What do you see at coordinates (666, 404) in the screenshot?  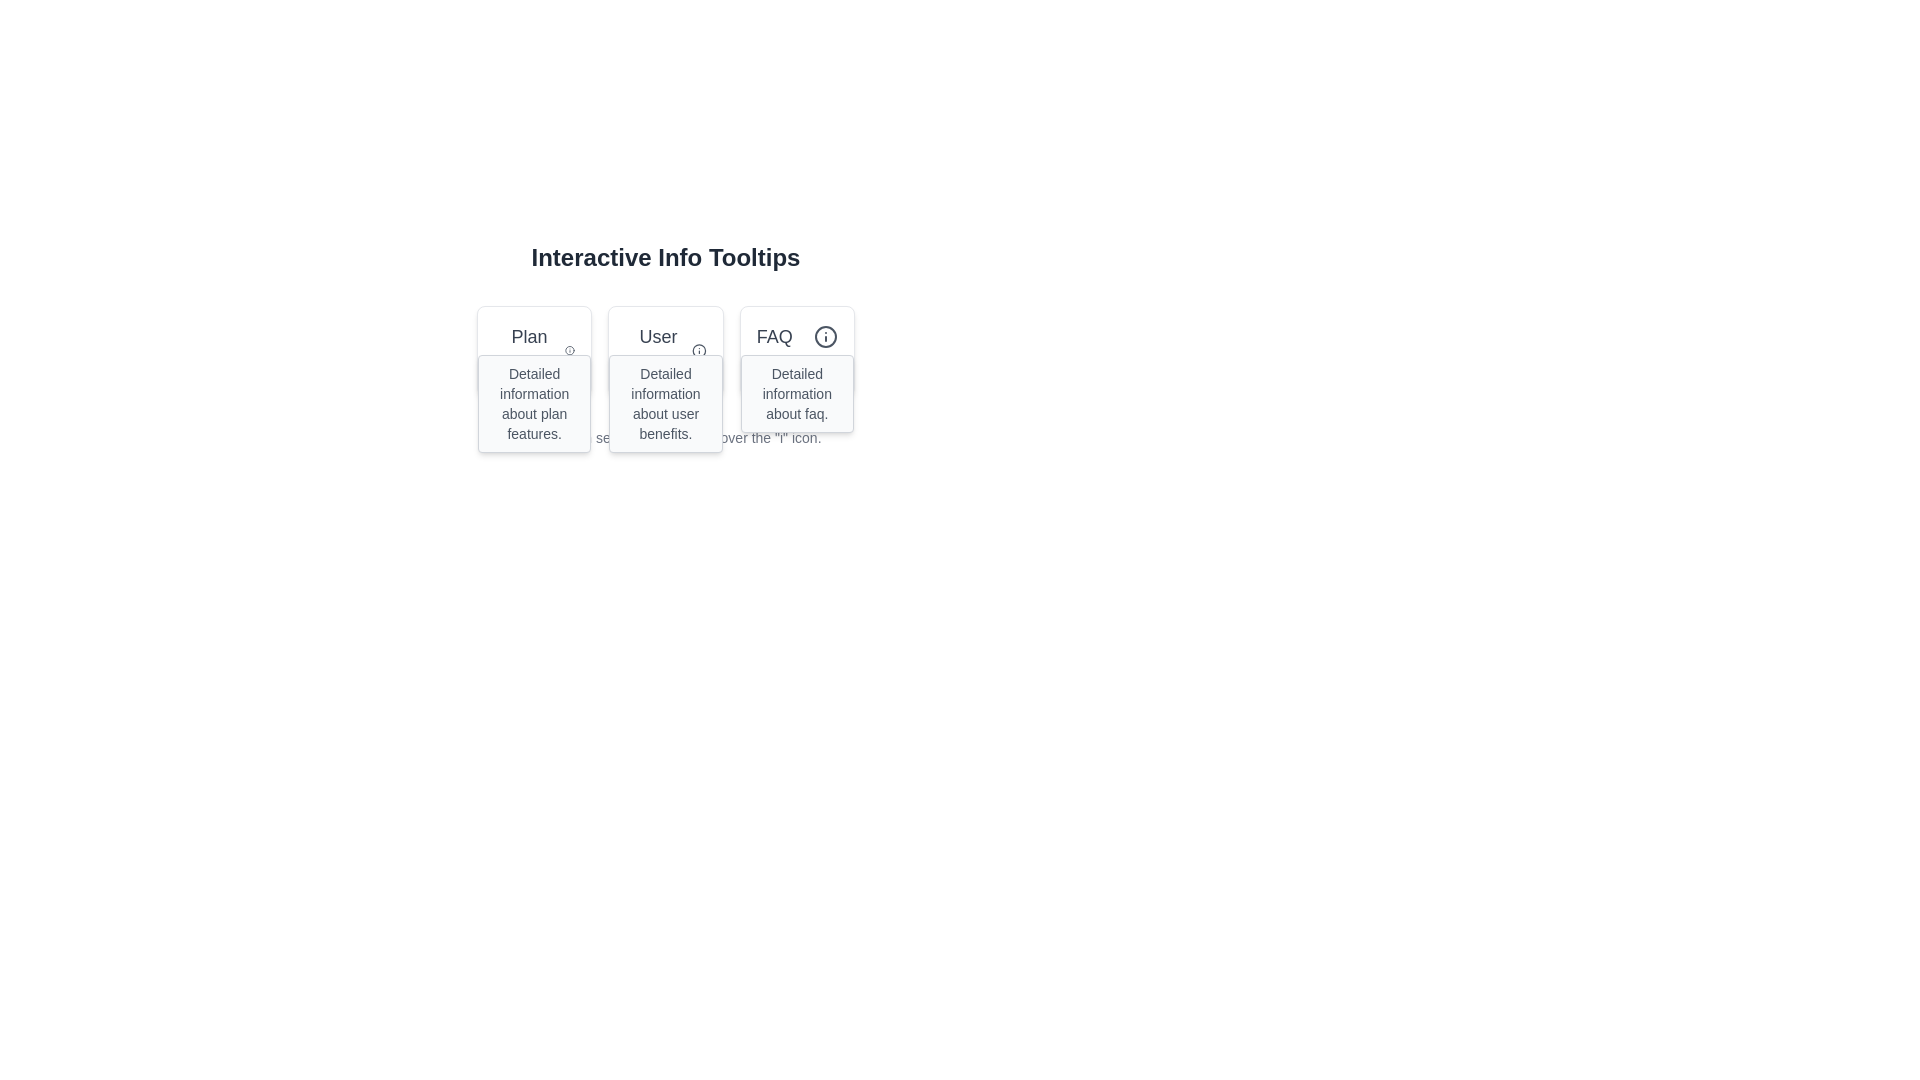 I see `the text element providing detailed explanations about the benefits associated with a user, located in the central tooltip box under the 'User' label` at bounding box center [666, 404].